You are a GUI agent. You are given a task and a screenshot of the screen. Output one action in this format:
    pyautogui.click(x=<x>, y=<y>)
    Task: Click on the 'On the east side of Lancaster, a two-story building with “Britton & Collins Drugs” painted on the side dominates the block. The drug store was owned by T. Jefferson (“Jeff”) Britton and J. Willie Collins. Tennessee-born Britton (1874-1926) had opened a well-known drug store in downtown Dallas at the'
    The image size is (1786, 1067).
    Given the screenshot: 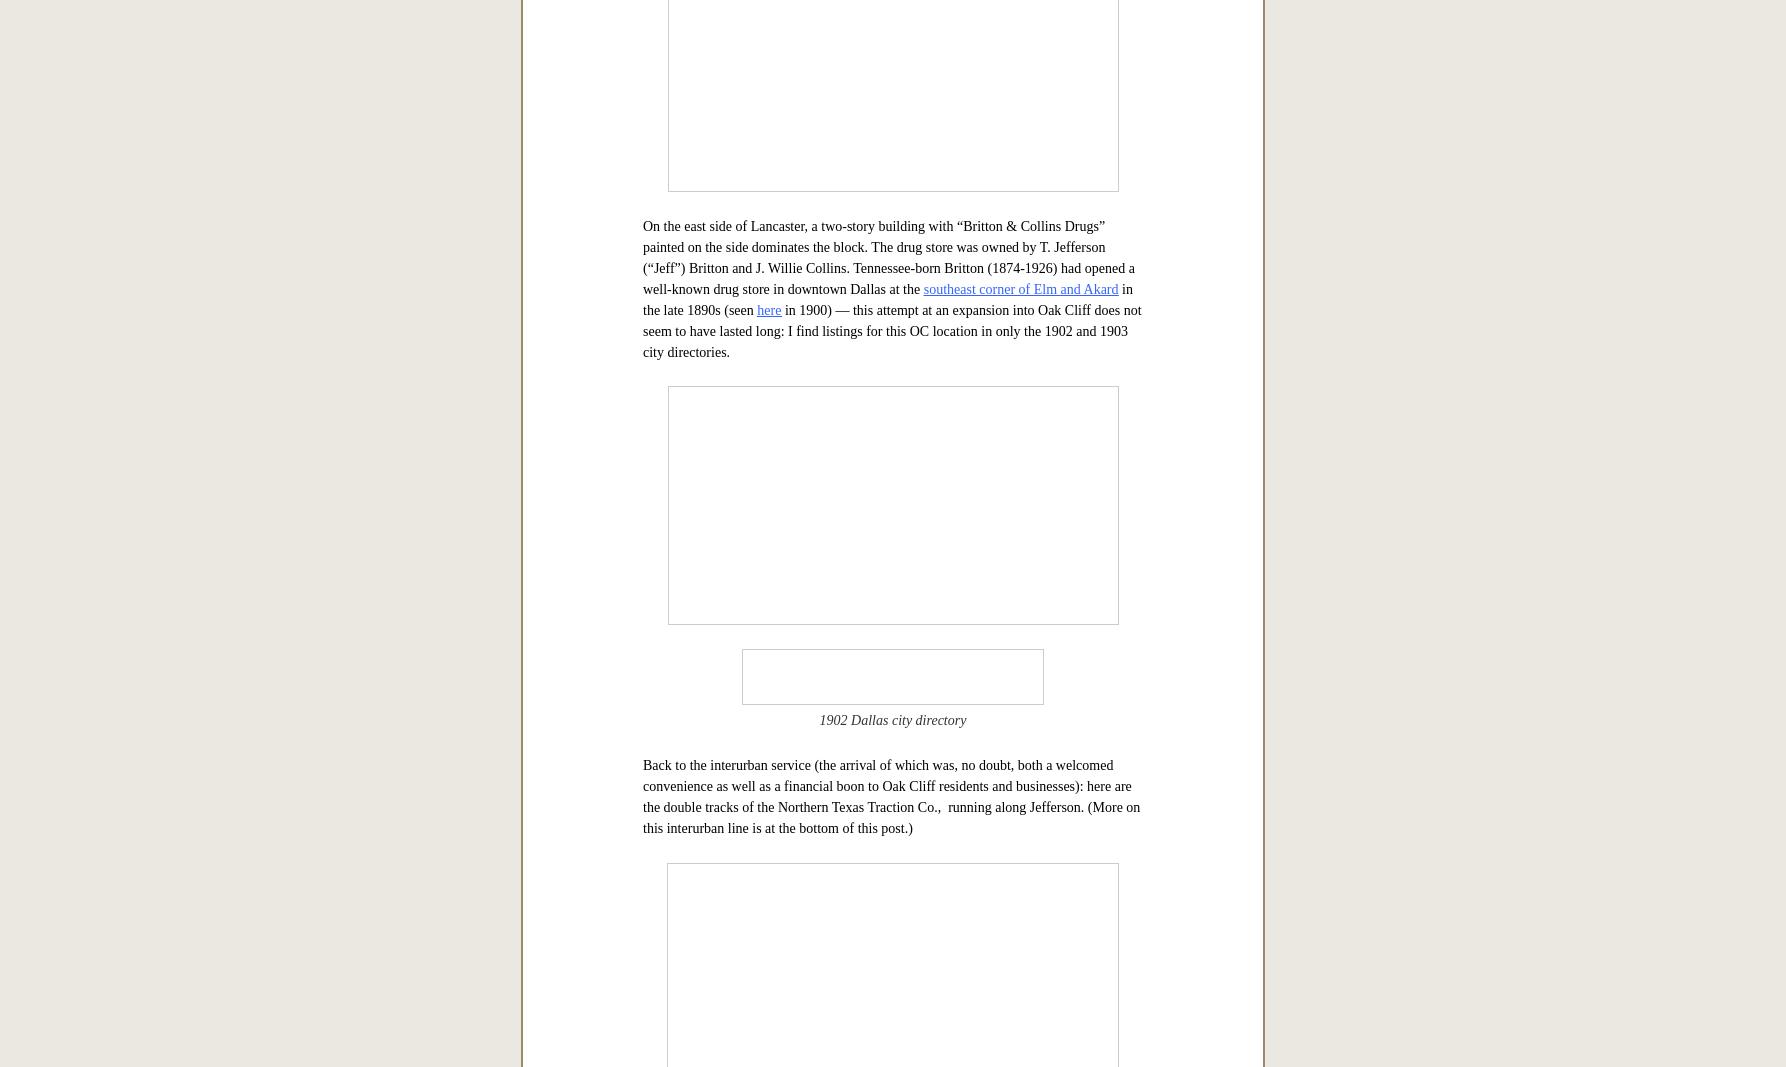 What is the action you would take?
    pyautogui.click(x=887, y=883)
    